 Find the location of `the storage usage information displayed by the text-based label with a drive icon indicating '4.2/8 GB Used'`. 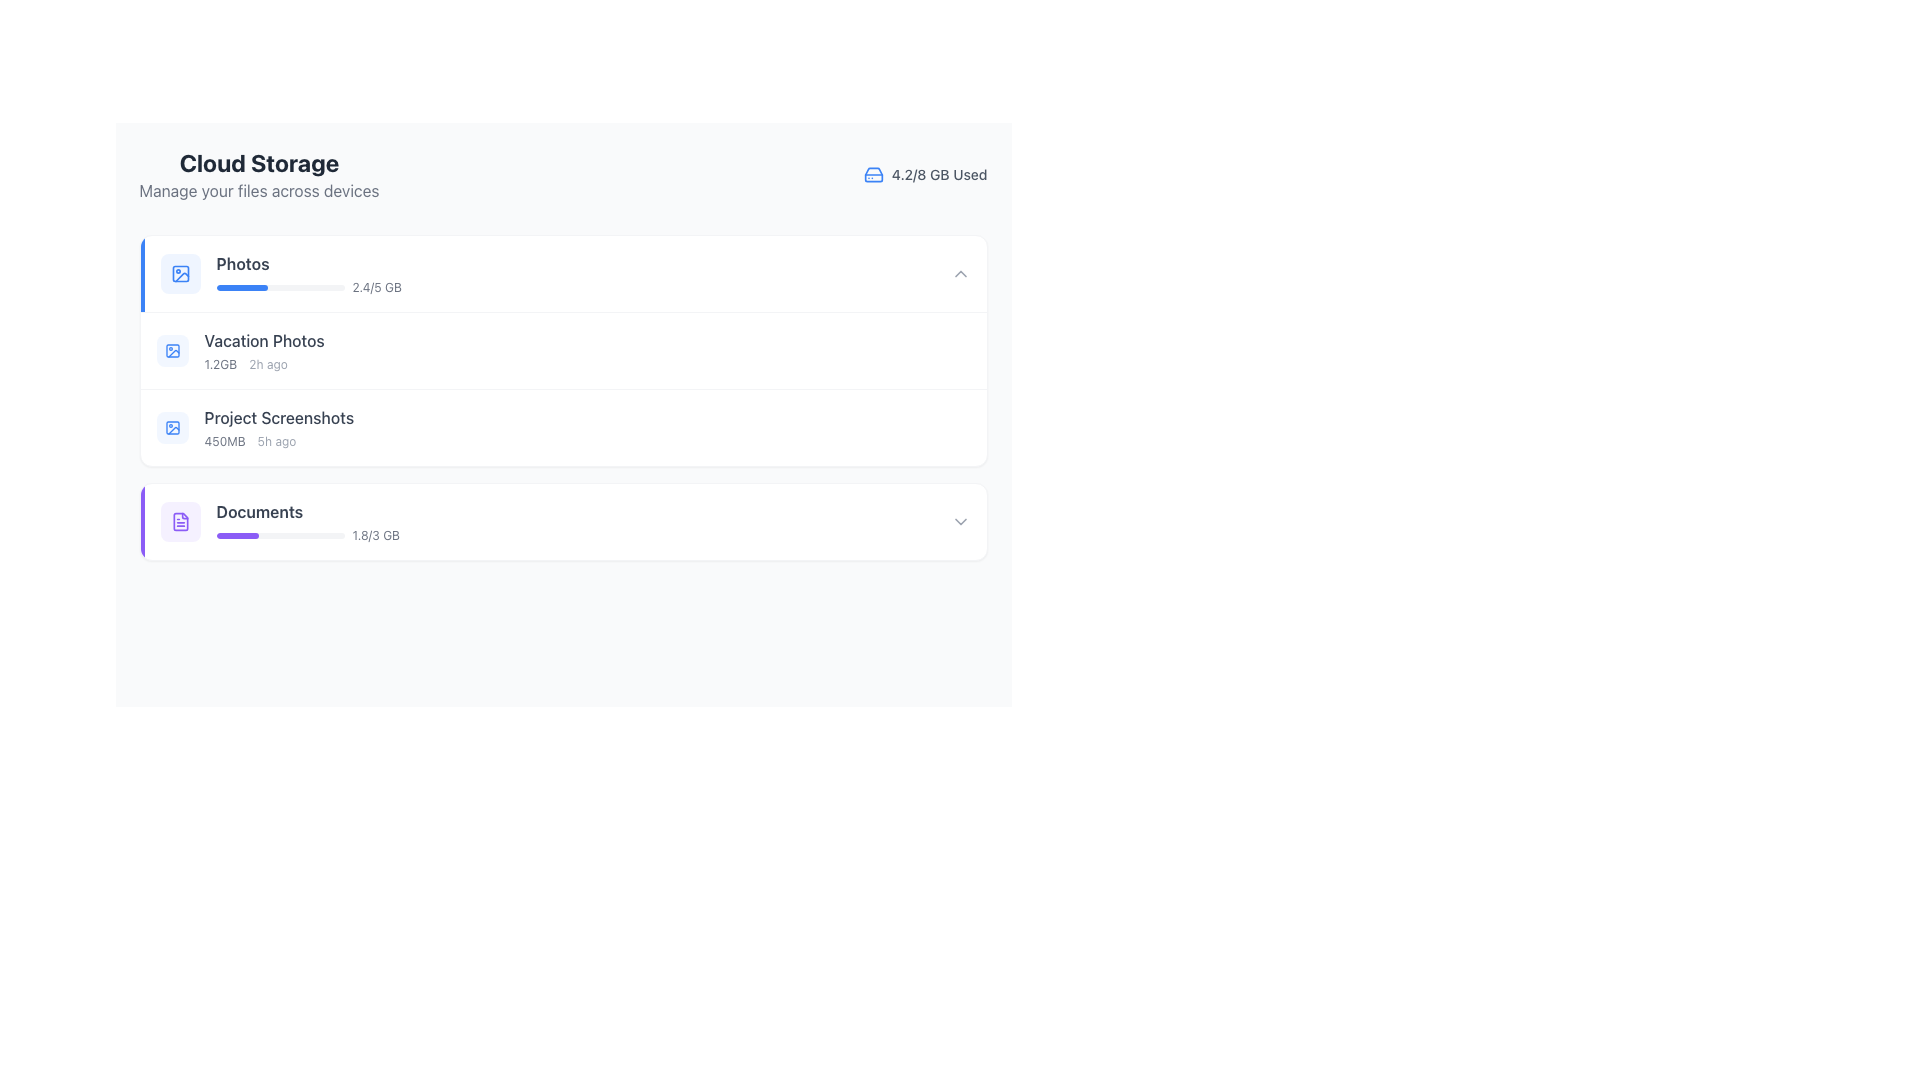

the storage usage information displayed by the text-based label with a drive icon indicating '4.2/8 GB Used' is located at coordinates (924, 173).